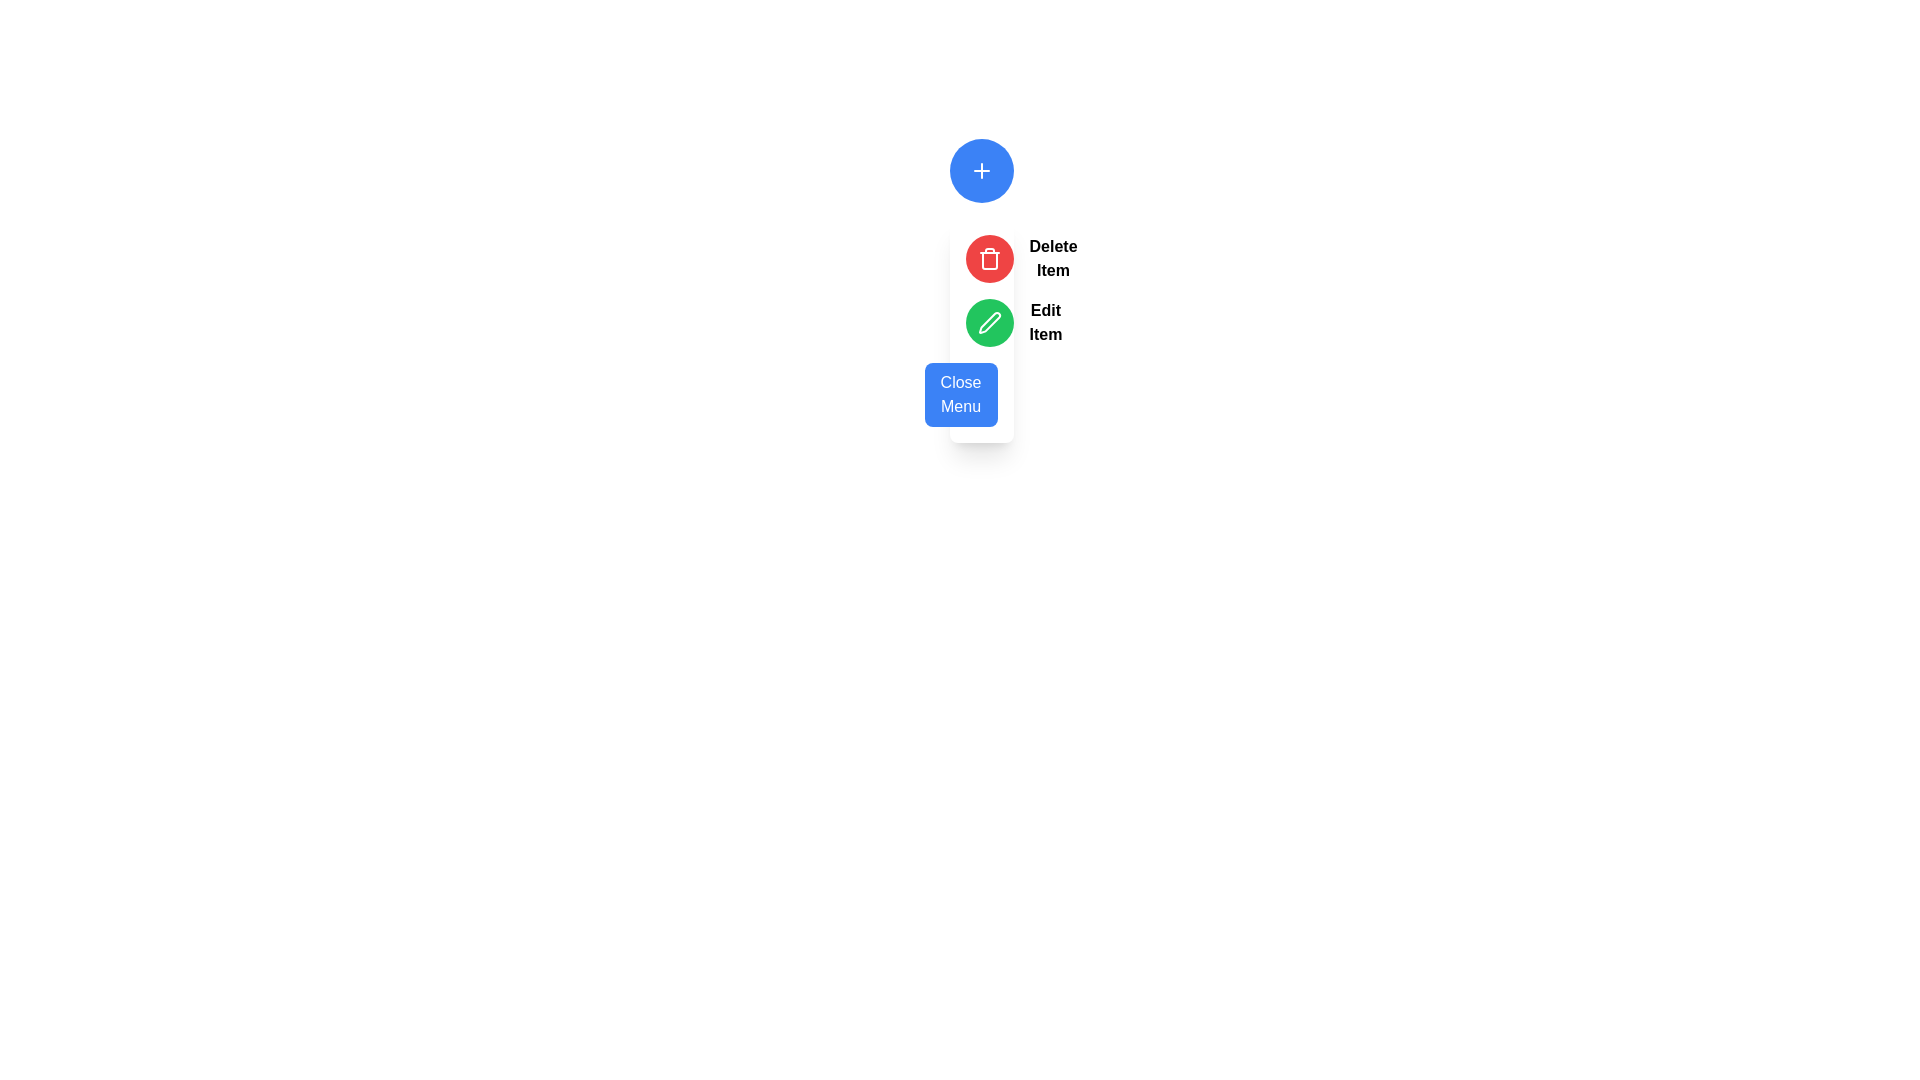 The image size is (1920, 1080). What do you see at coordinates (989, 322) in the screenshot?
I see `the icon button depicting a pen or pencil with a green circular background` at bounding box center [989, 322].